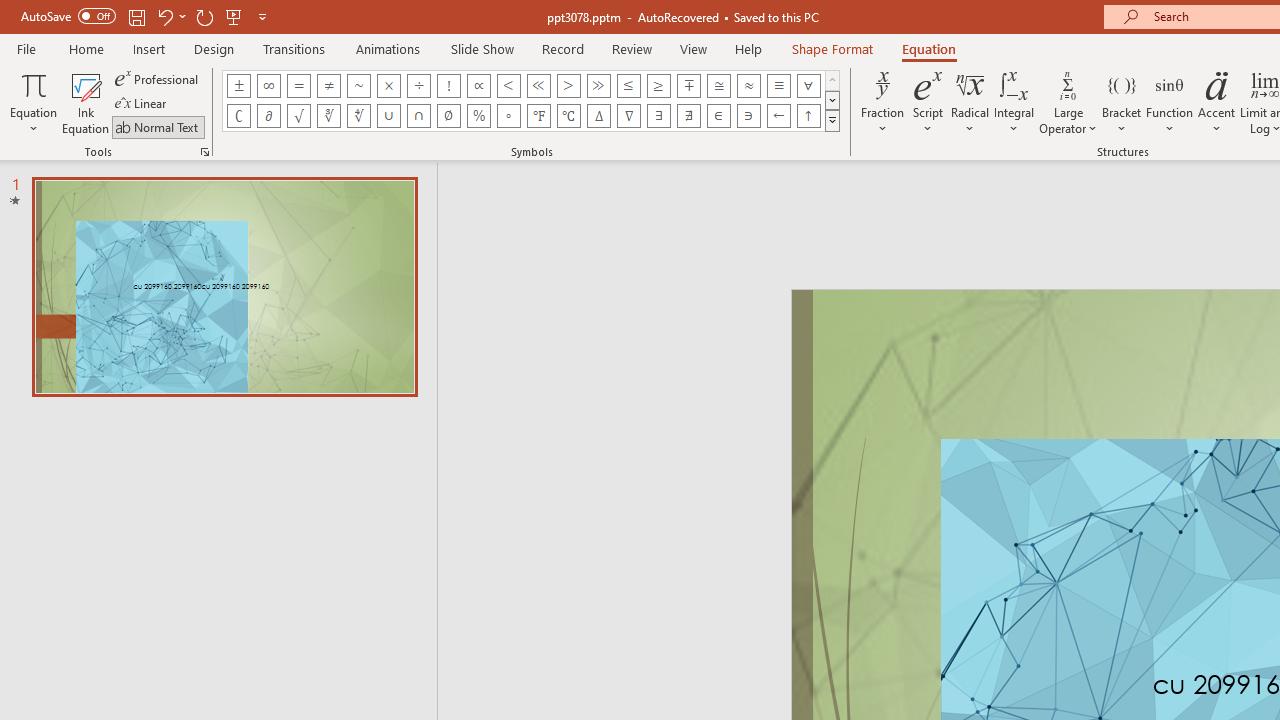 The image size is (1280, 720). What do you see at coordinates (532, 100) in the screenshot?
I see `'AutomationID: EquationSymbolsInsertGallery'` at bounding box center [532, 100].